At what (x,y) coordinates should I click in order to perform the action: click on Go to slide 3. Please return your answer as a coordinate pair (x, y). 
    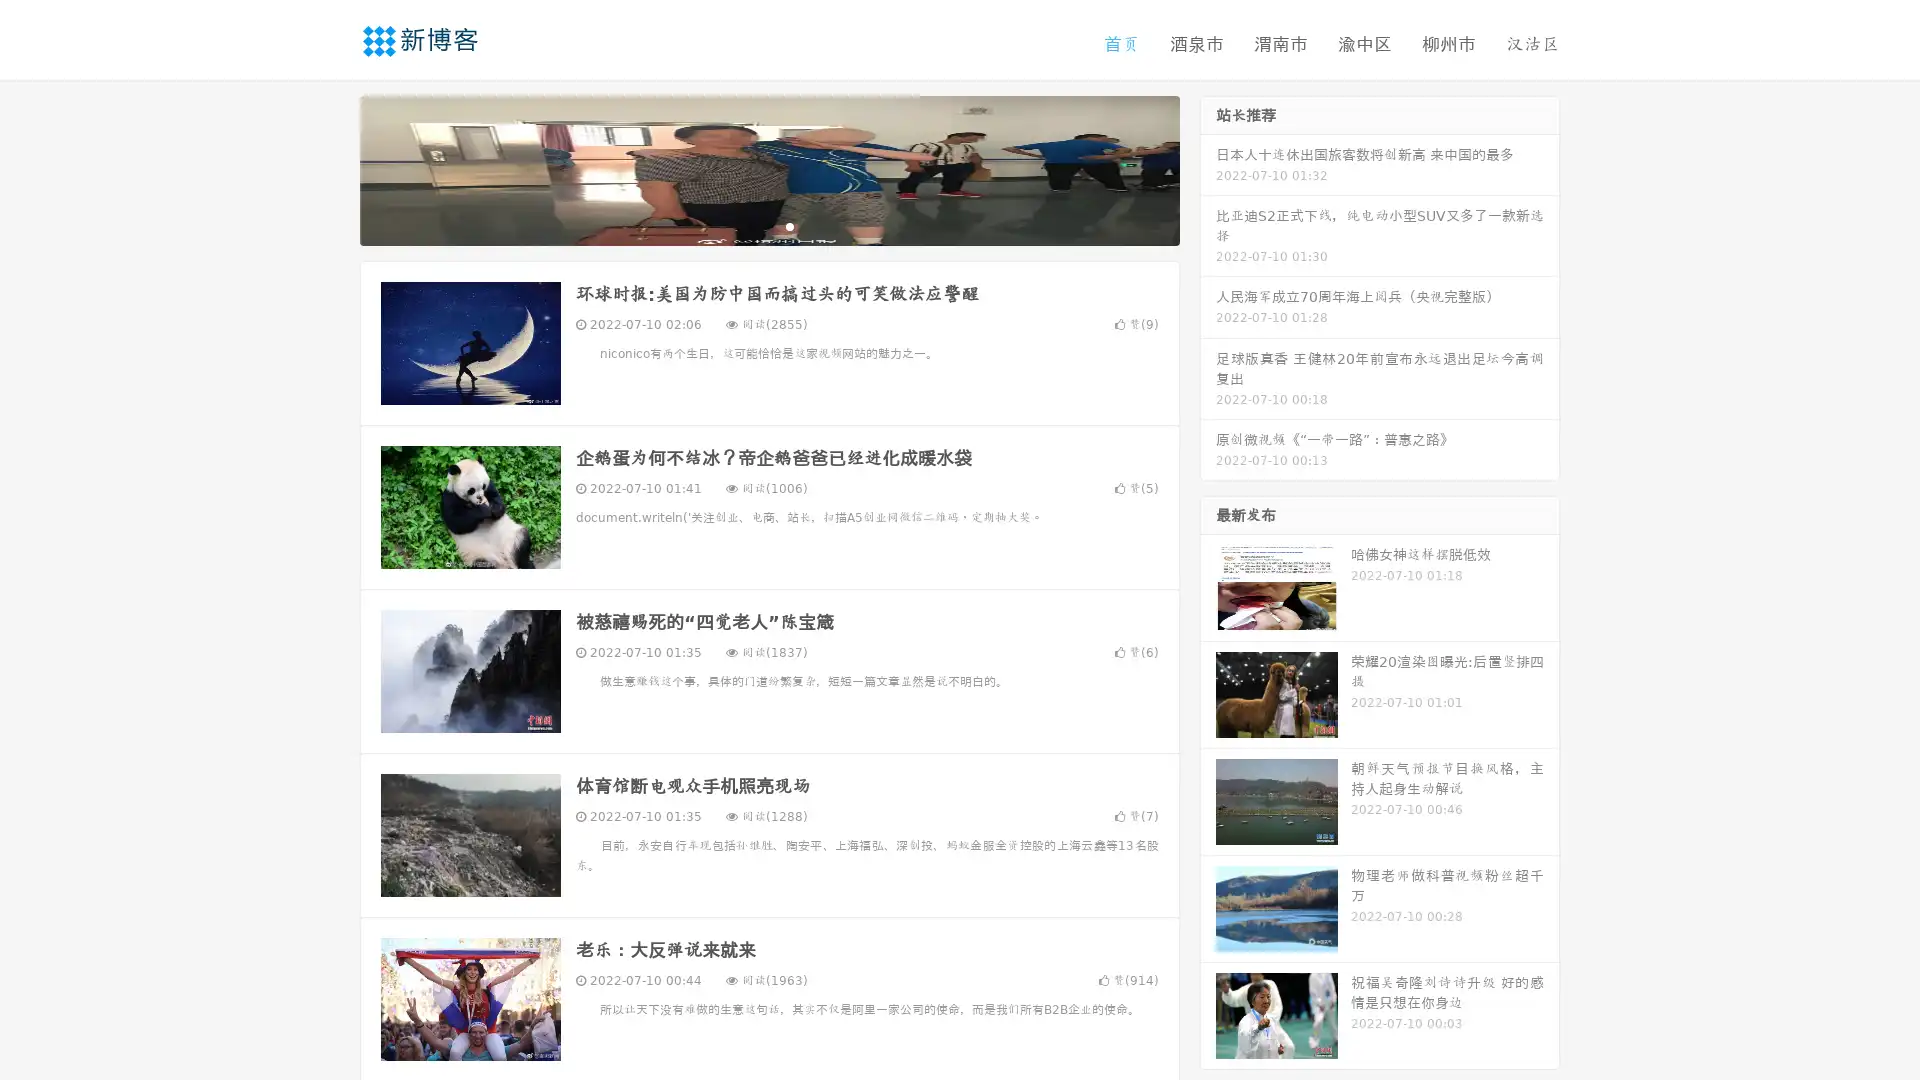
    Looking at the image, I should click on (789, 225).